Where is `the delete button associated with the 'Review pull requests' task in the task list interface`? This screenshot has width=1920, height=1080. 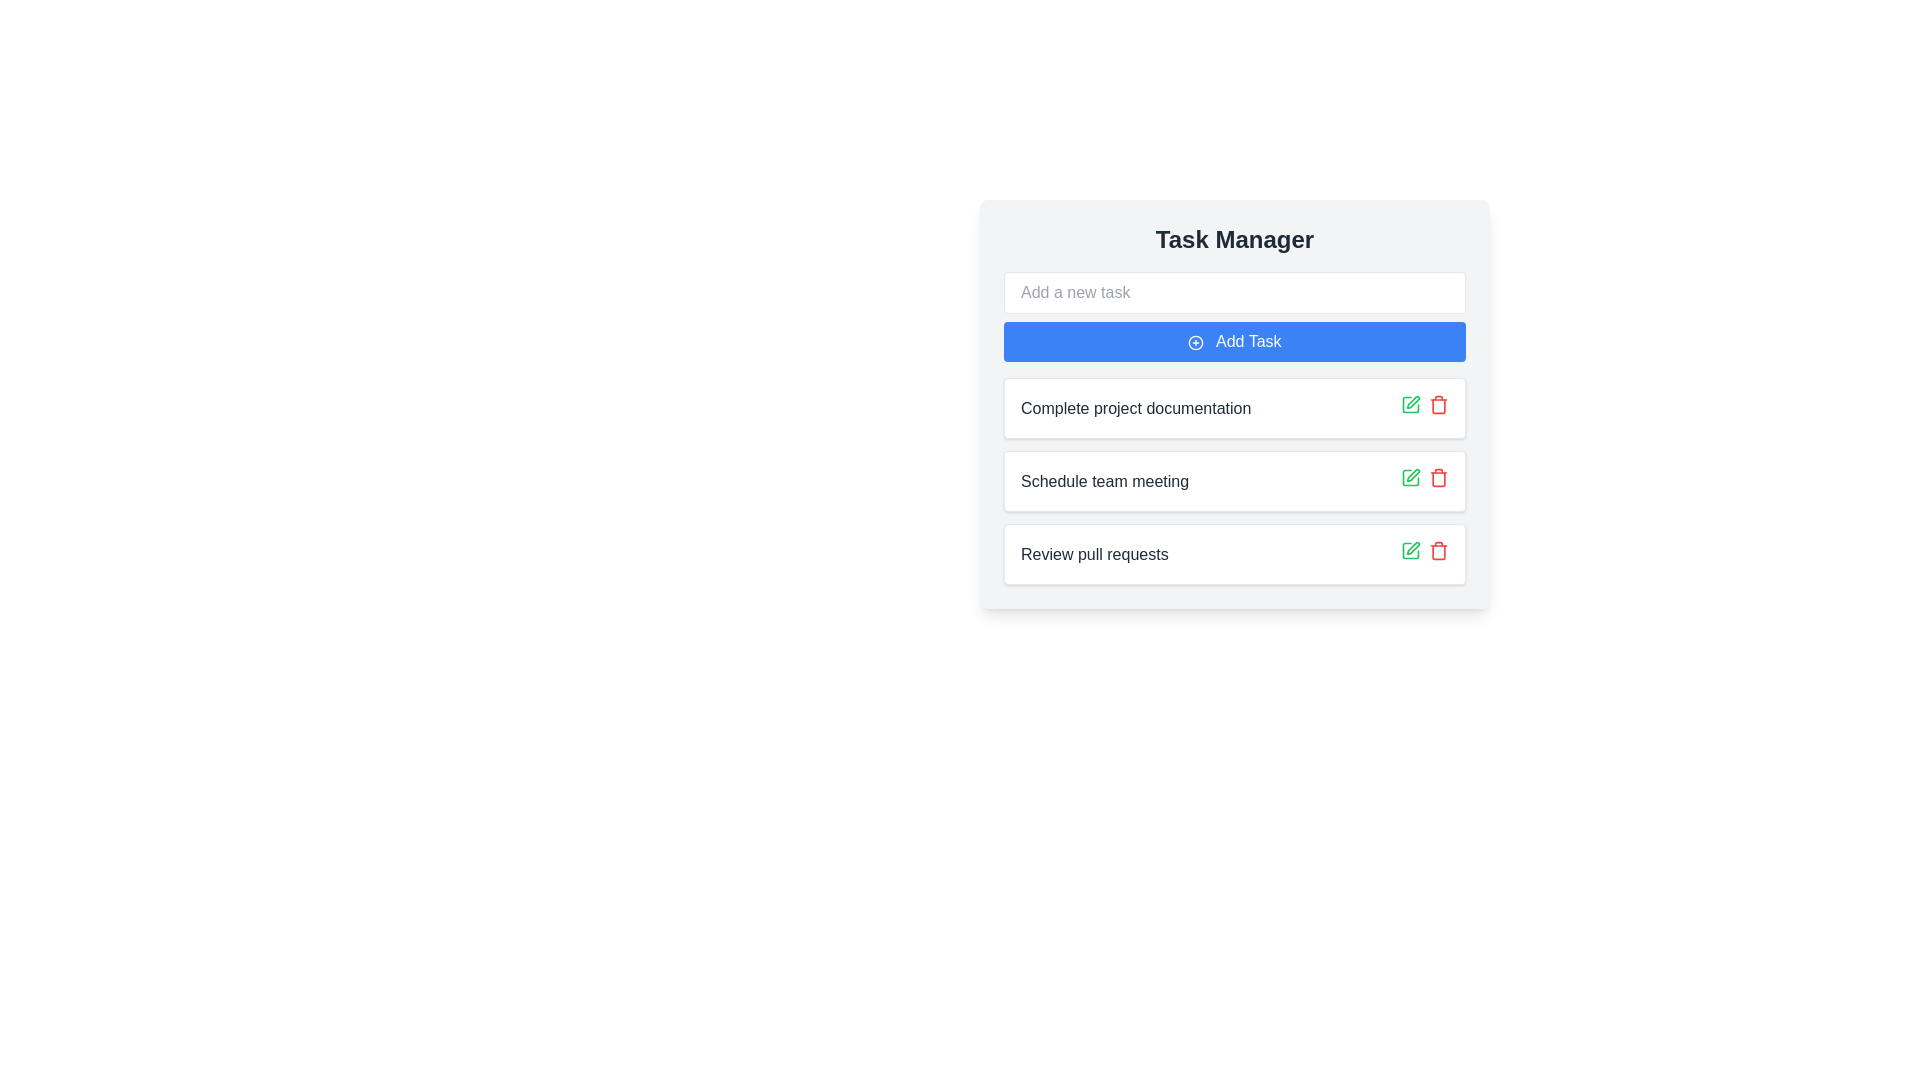 the delete button associated with the 'Review pull requests' task in the task list interface is located at coordinates (1438, 405).